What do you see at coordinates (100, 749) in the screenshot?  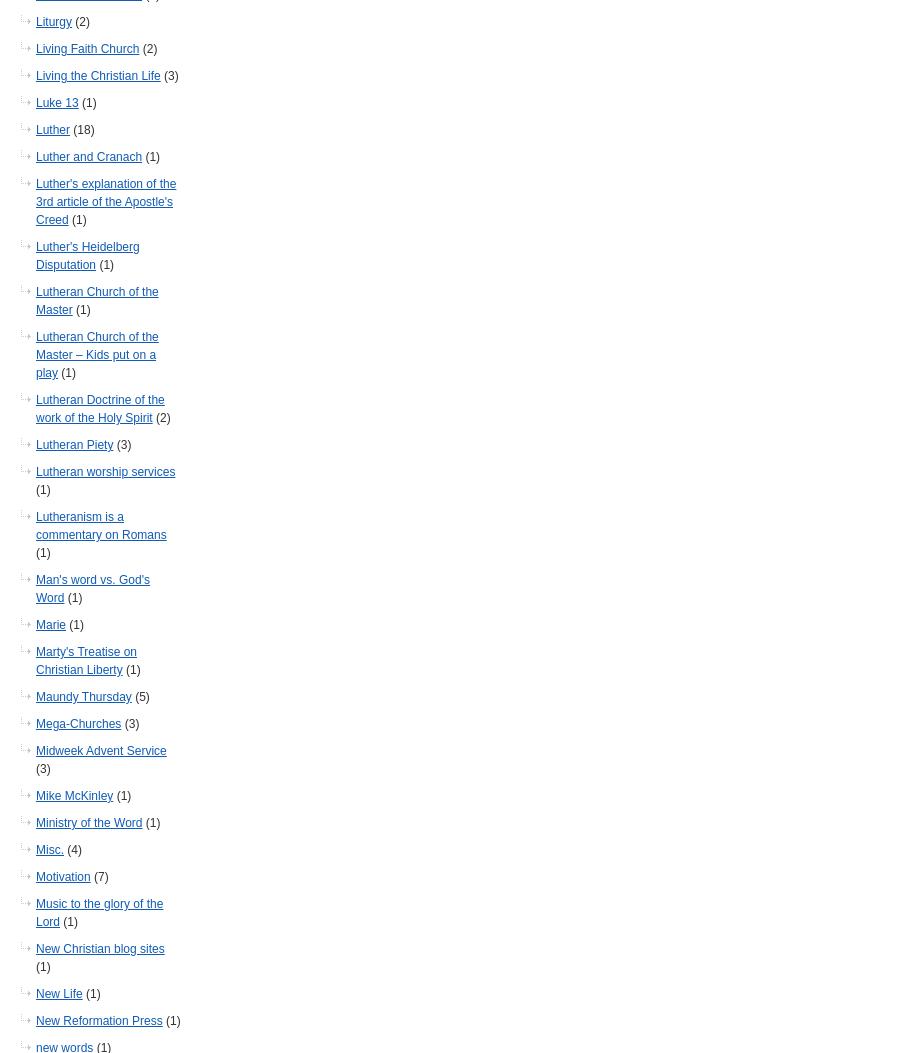 I see `'Midweek Advent Service'` at bounding box center [100, 749].